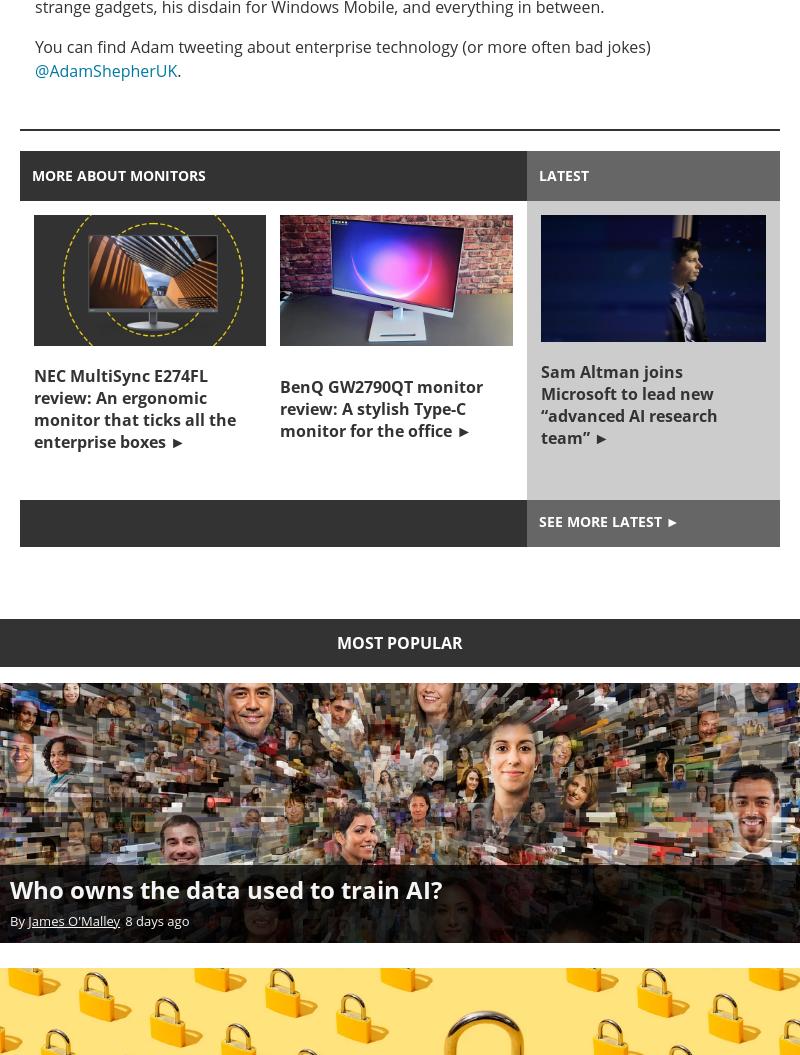  Describe the element at coordinates (105, 69) in the screenshot. I see `'@AdamShepherUK'` at that location.